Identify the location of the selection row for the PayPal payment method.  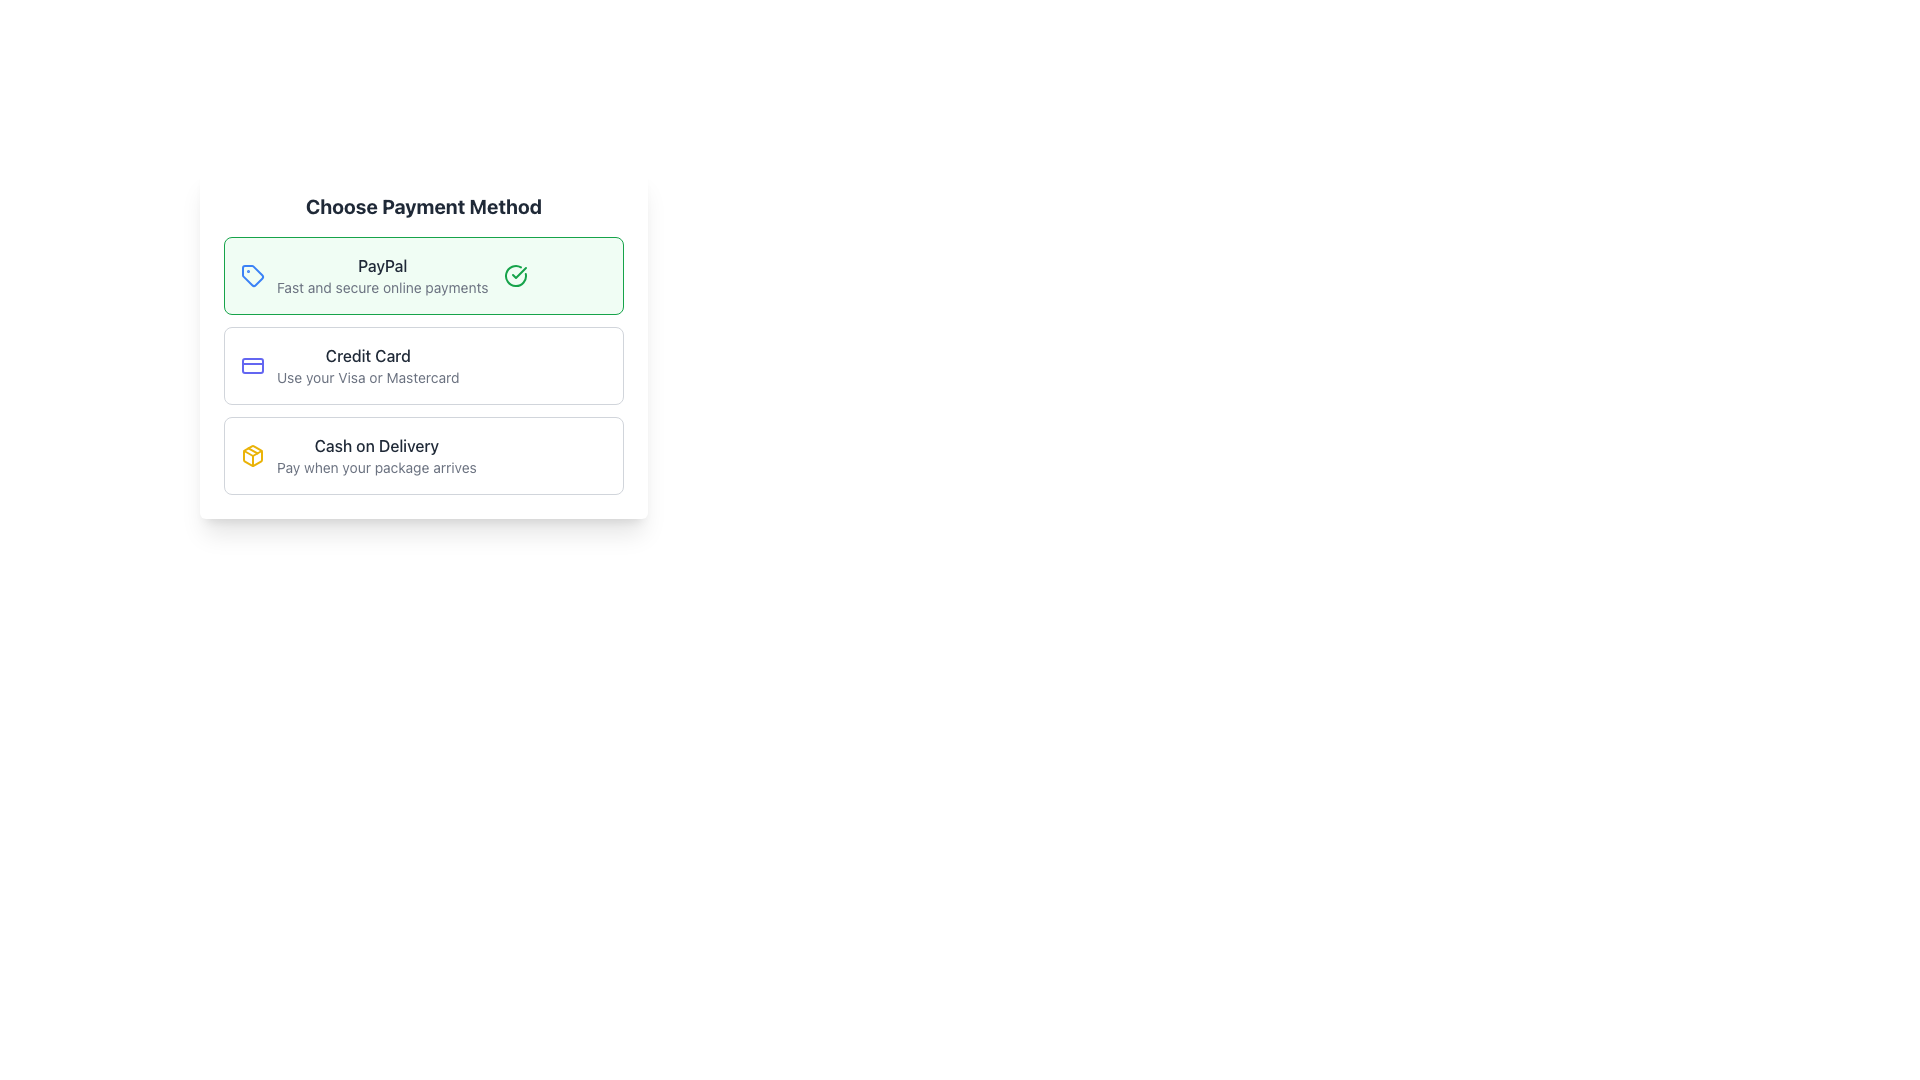
(364, 276).